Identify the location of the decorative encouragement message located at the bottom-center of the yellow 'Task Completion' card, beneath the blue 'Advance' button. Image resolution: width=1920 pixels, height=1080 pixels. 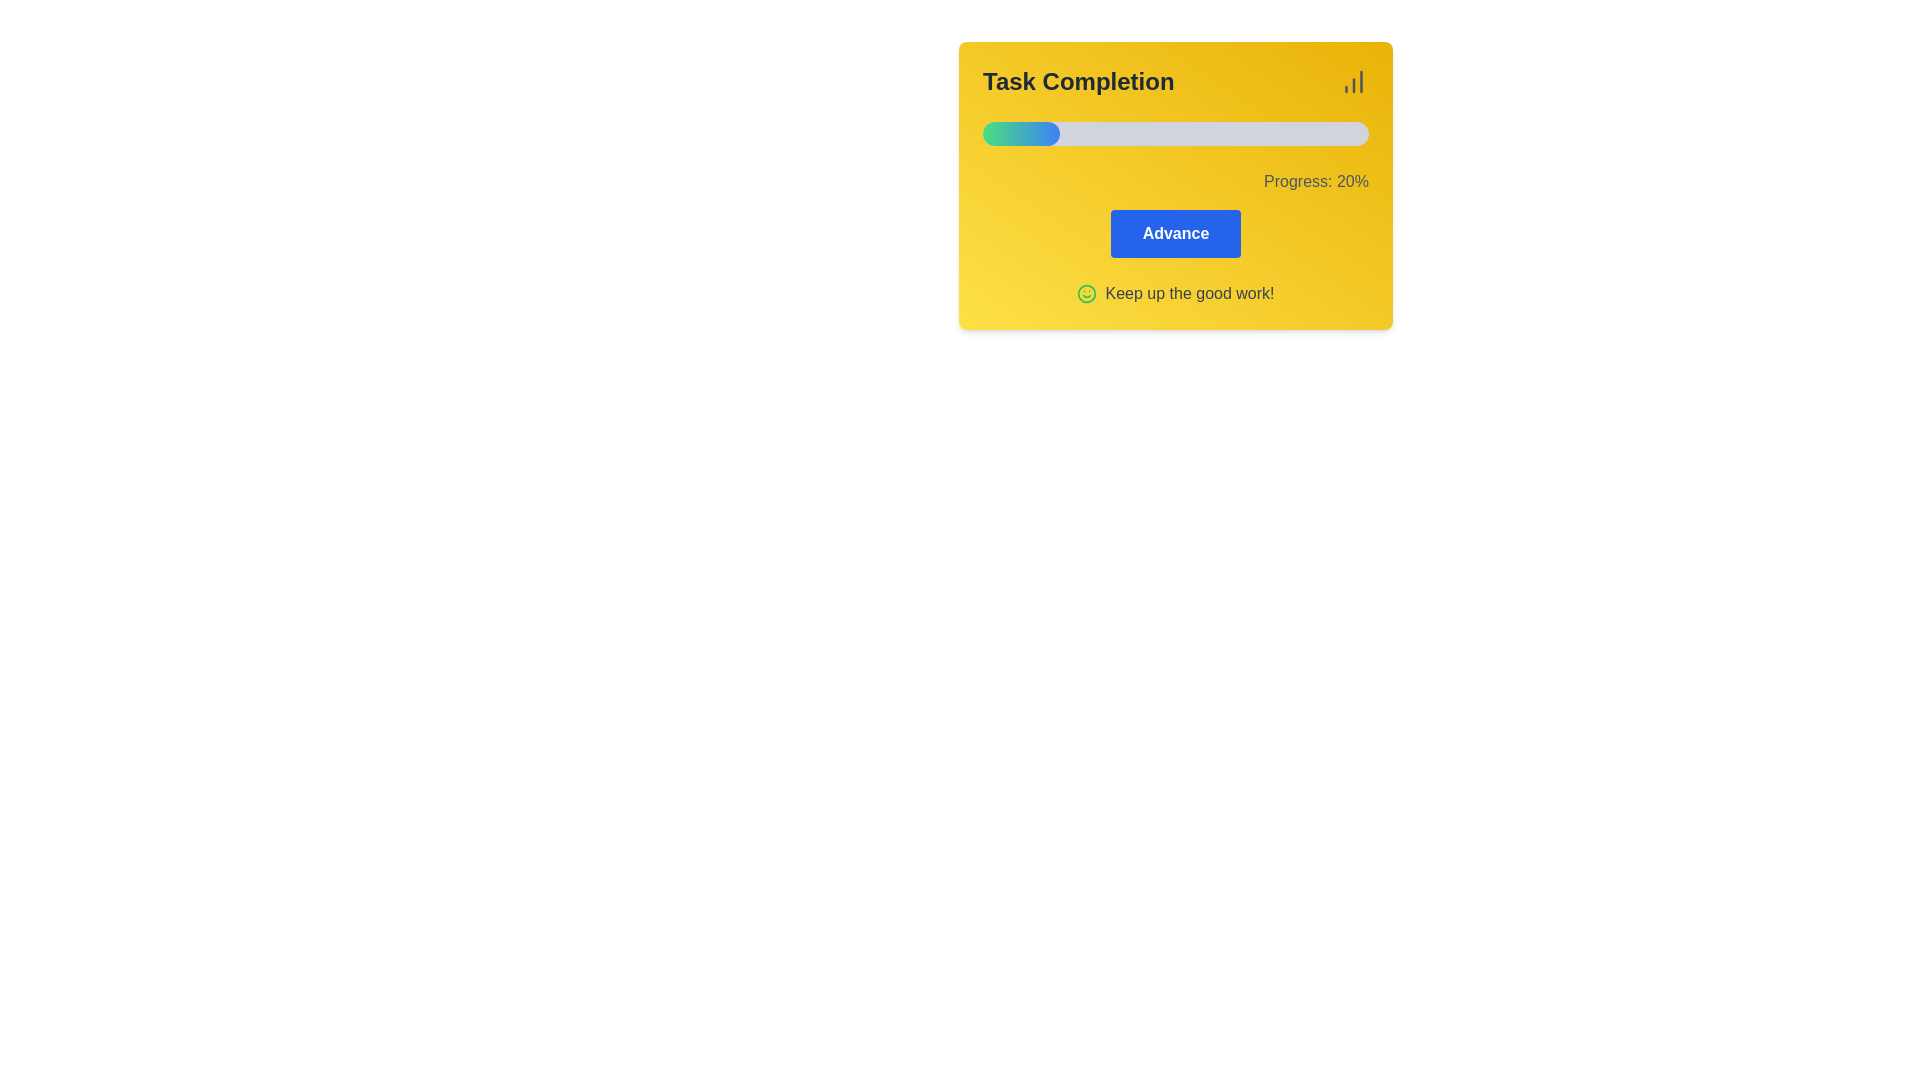
(1176, 293).